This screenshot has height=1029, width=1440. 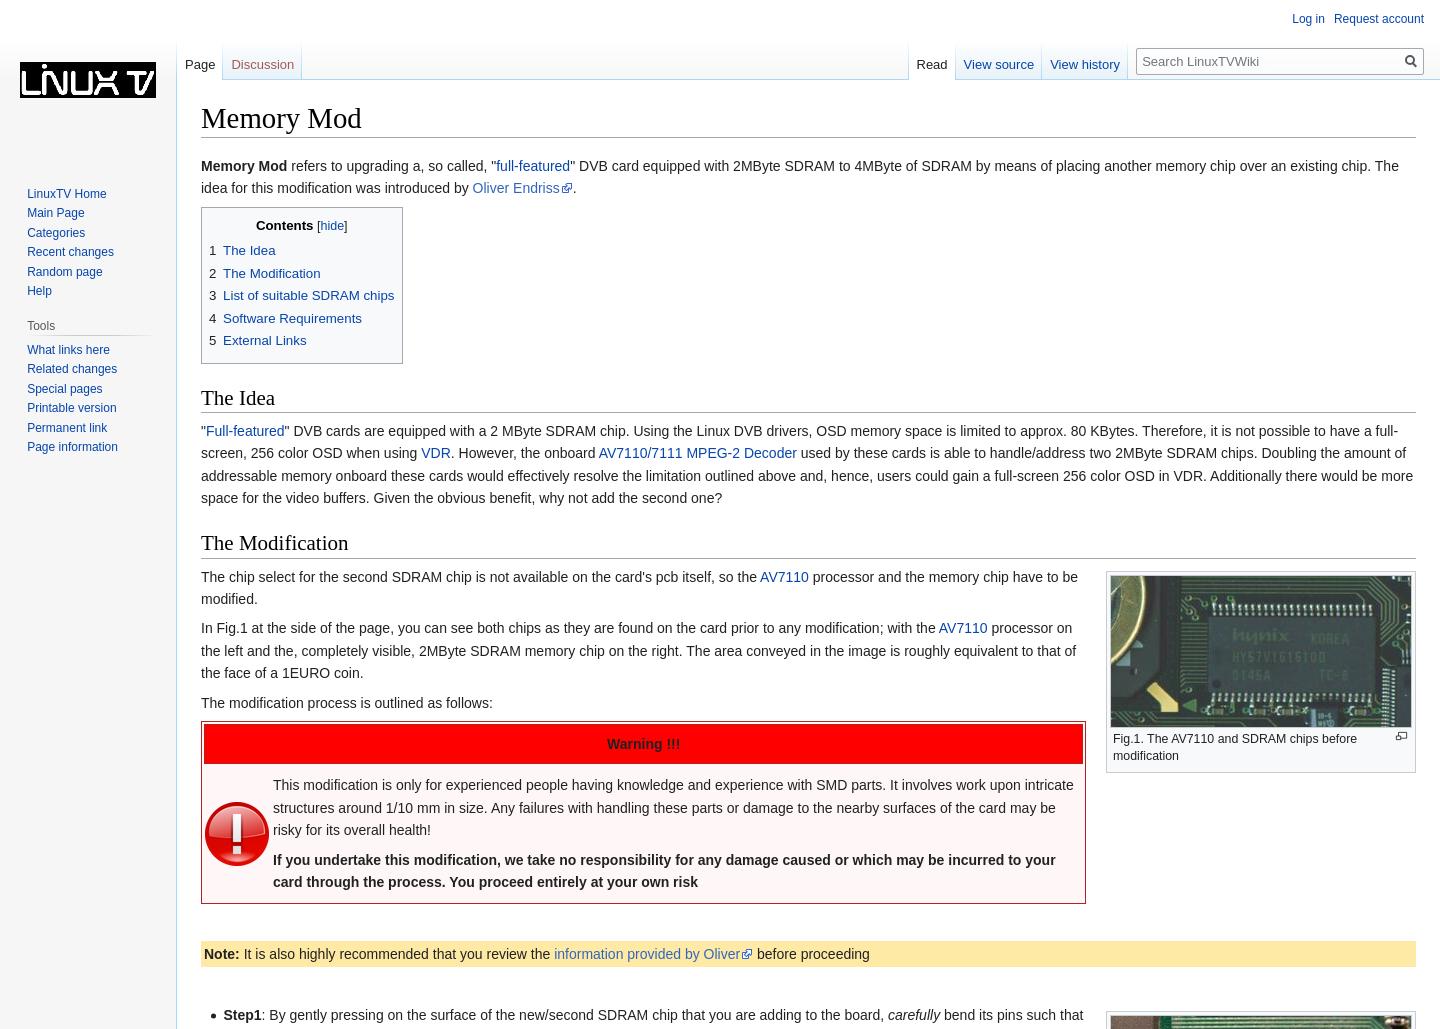 I want to click on 'Full-featured', so click(x=243, y=429).